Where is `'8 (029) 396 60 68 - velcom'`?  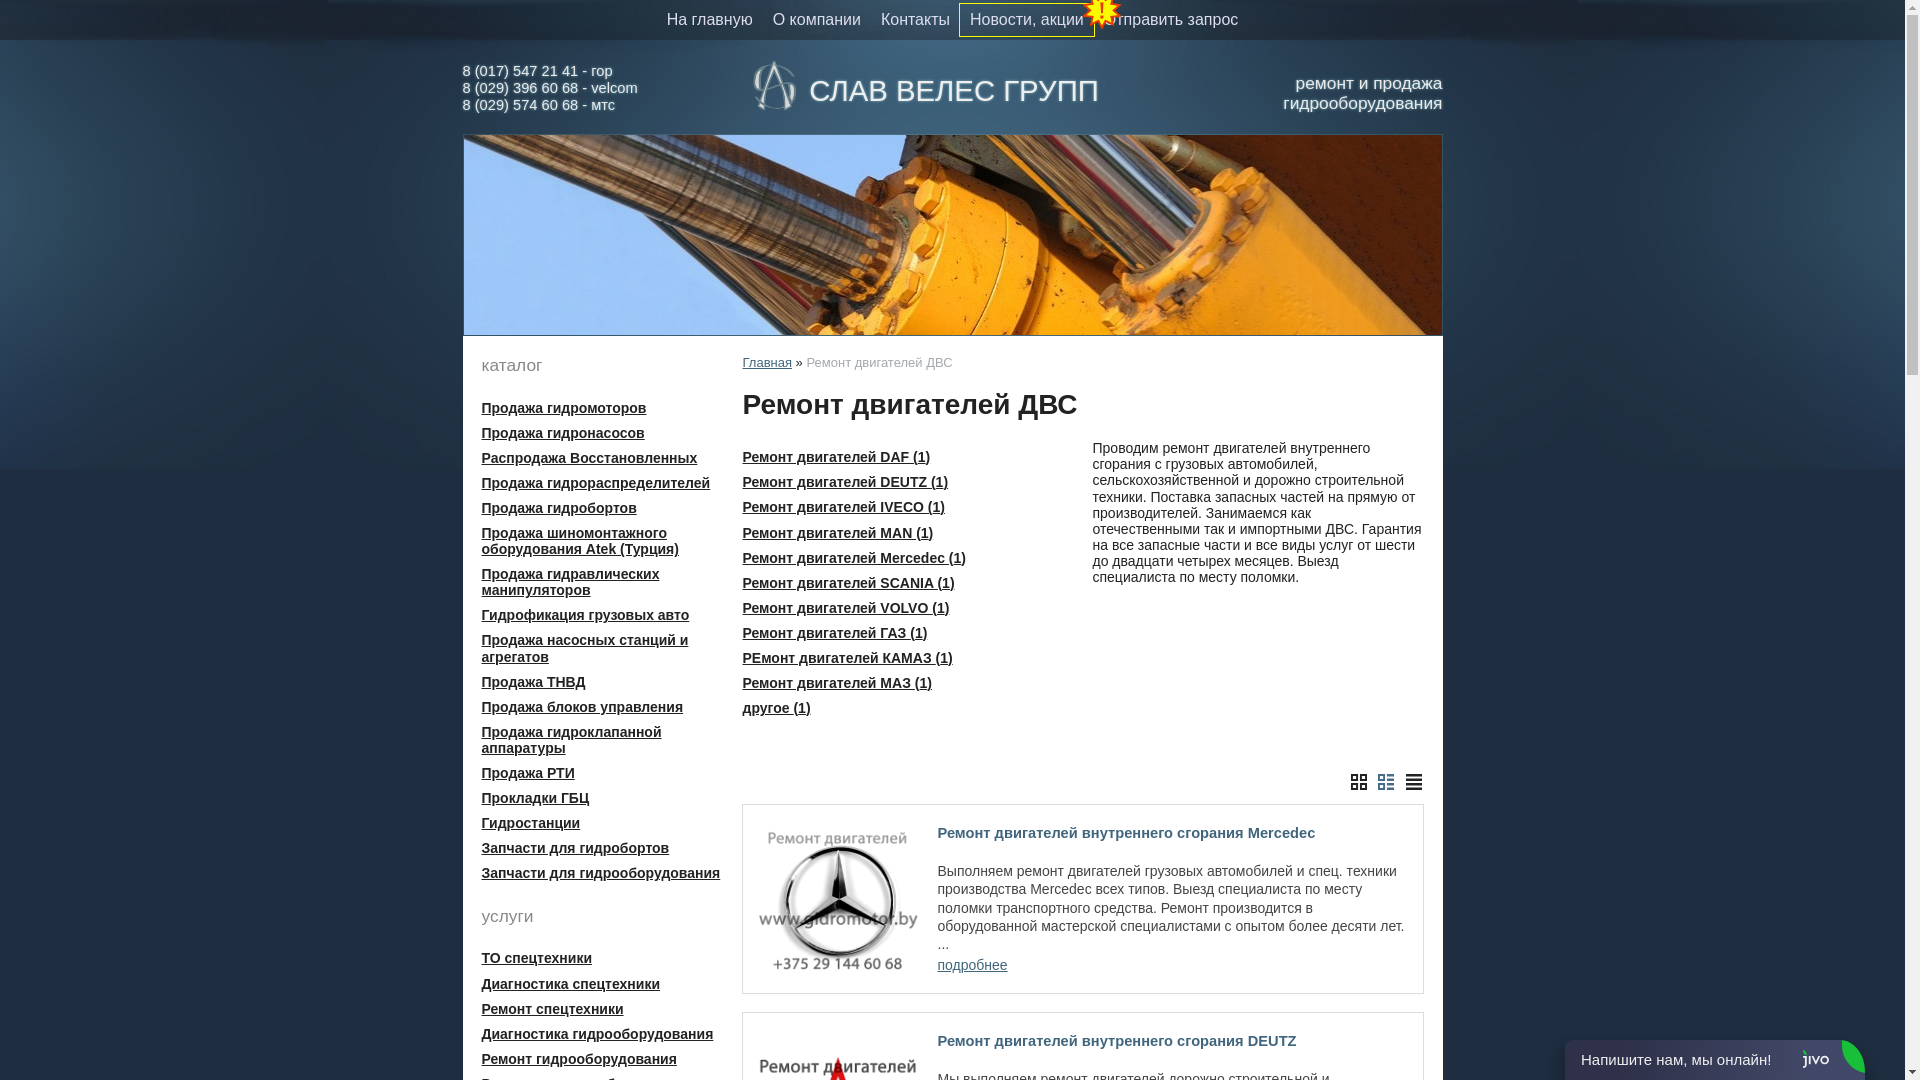 '8 (029) 396 60 68 - velcom' is located at coordinates (549, 87).